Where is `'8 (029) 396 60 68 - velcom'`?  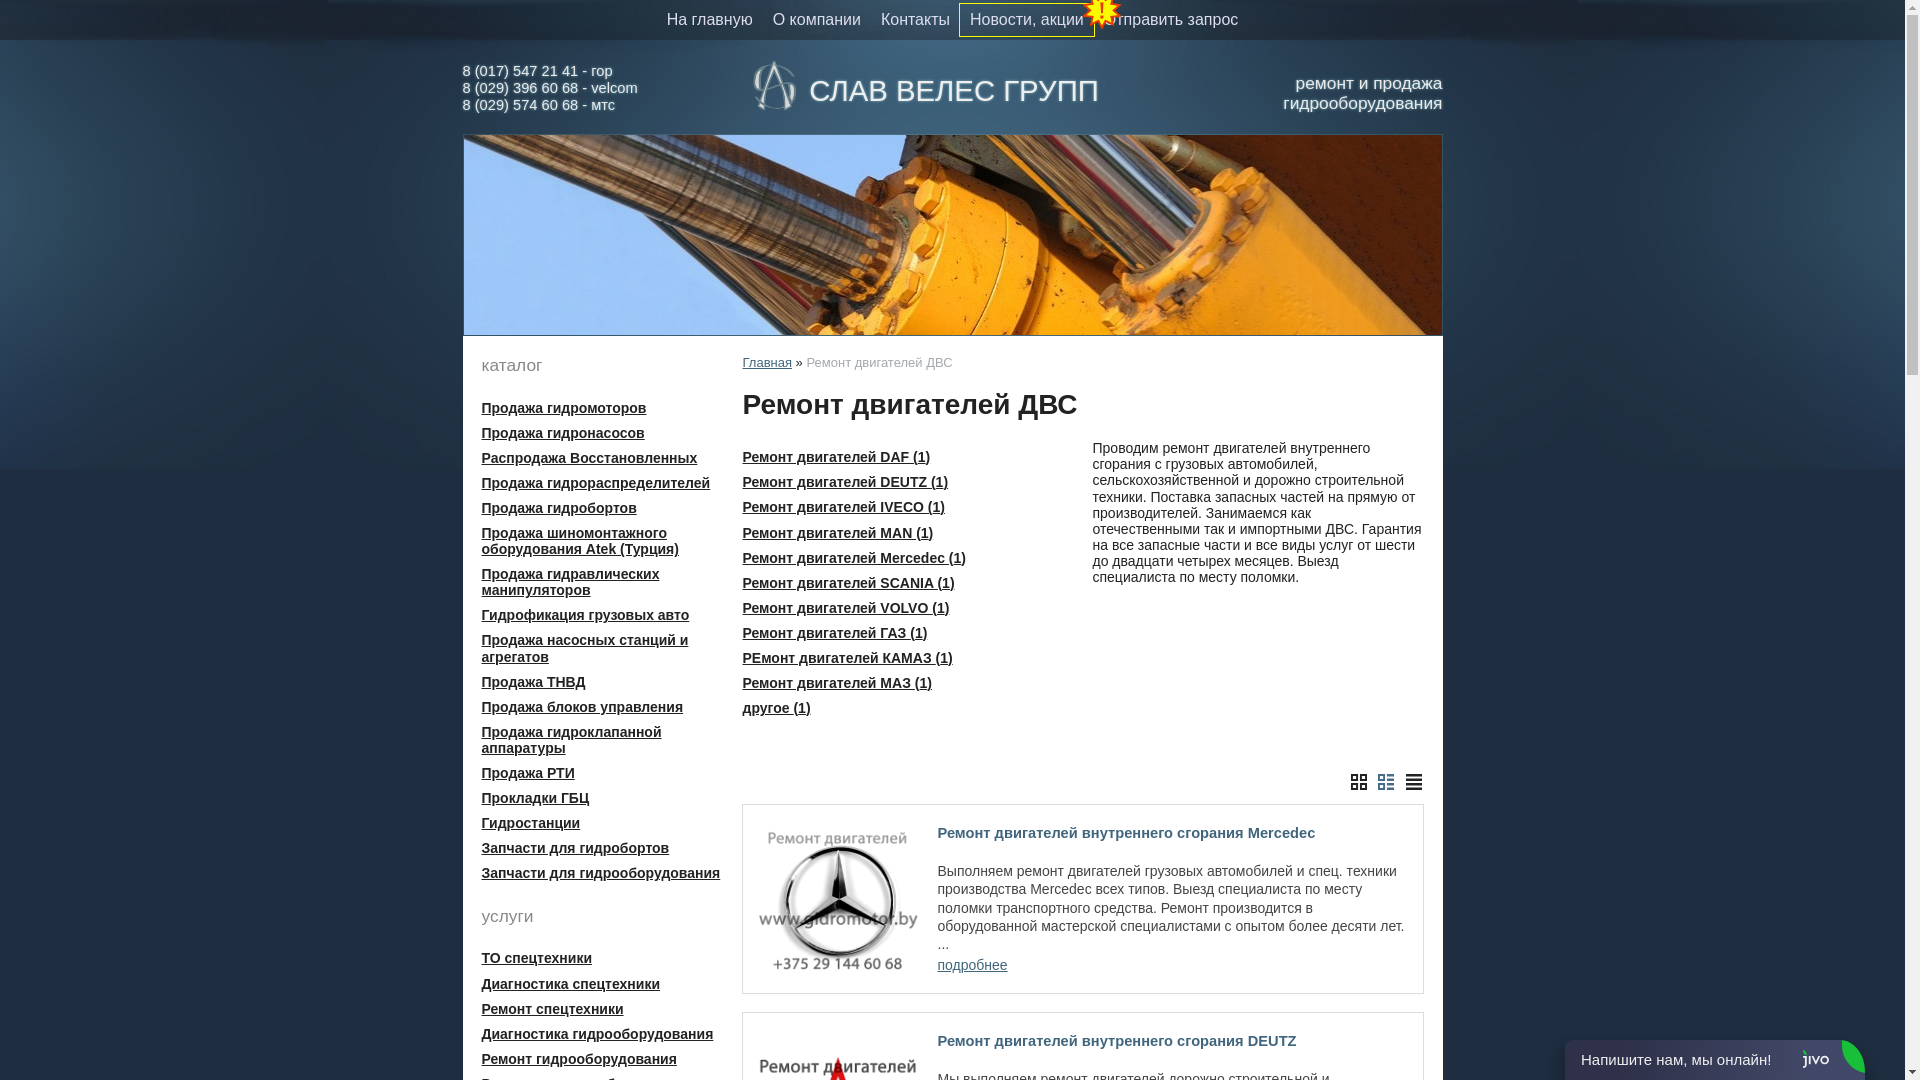 '8 (029) 396 60 68 - velcom' is located at coordinates (549, 87).